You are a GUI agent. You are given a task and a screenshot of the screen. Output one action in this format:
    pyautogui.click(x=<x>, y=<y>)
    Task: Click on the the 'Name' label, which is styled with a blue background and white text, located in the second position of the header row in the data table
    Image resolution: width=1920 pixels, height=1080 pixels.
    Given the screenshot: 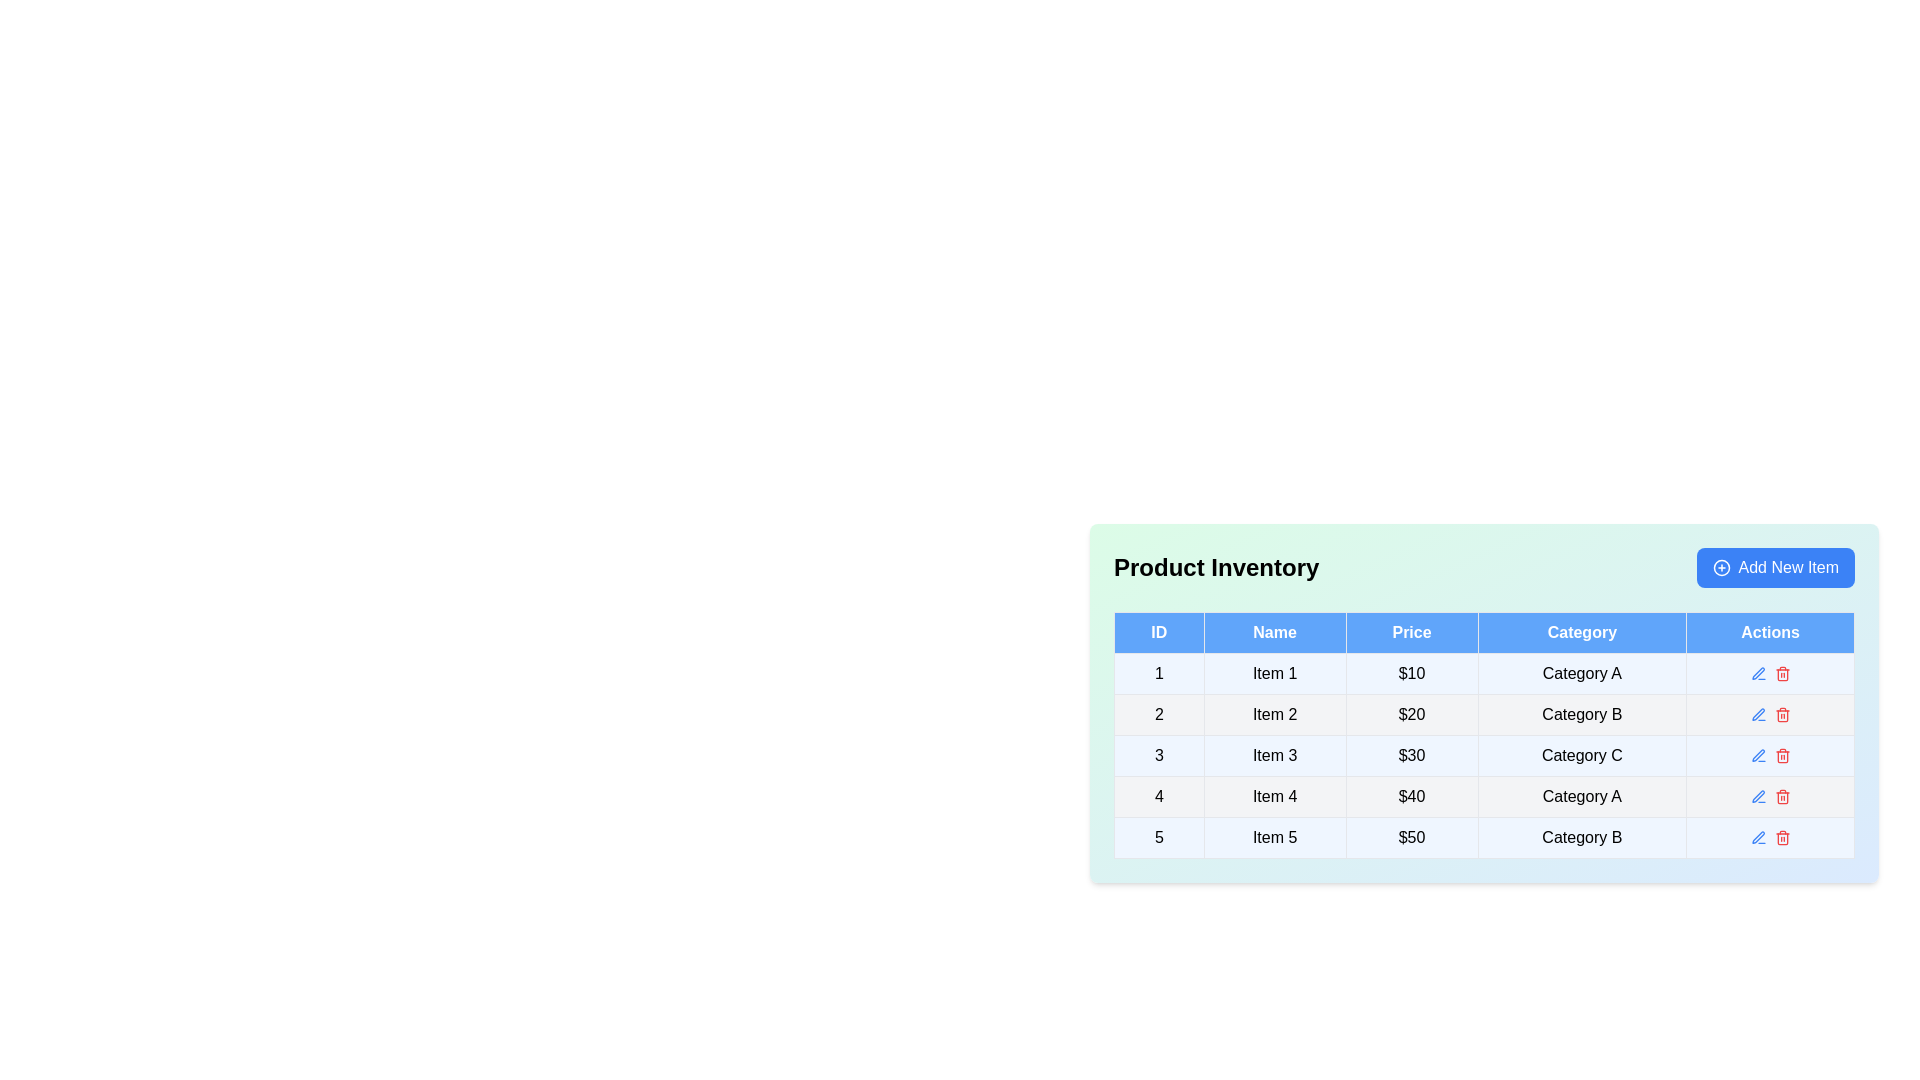 What is the action you would take?
    pyautogui.click(x=1274, y=632)
    